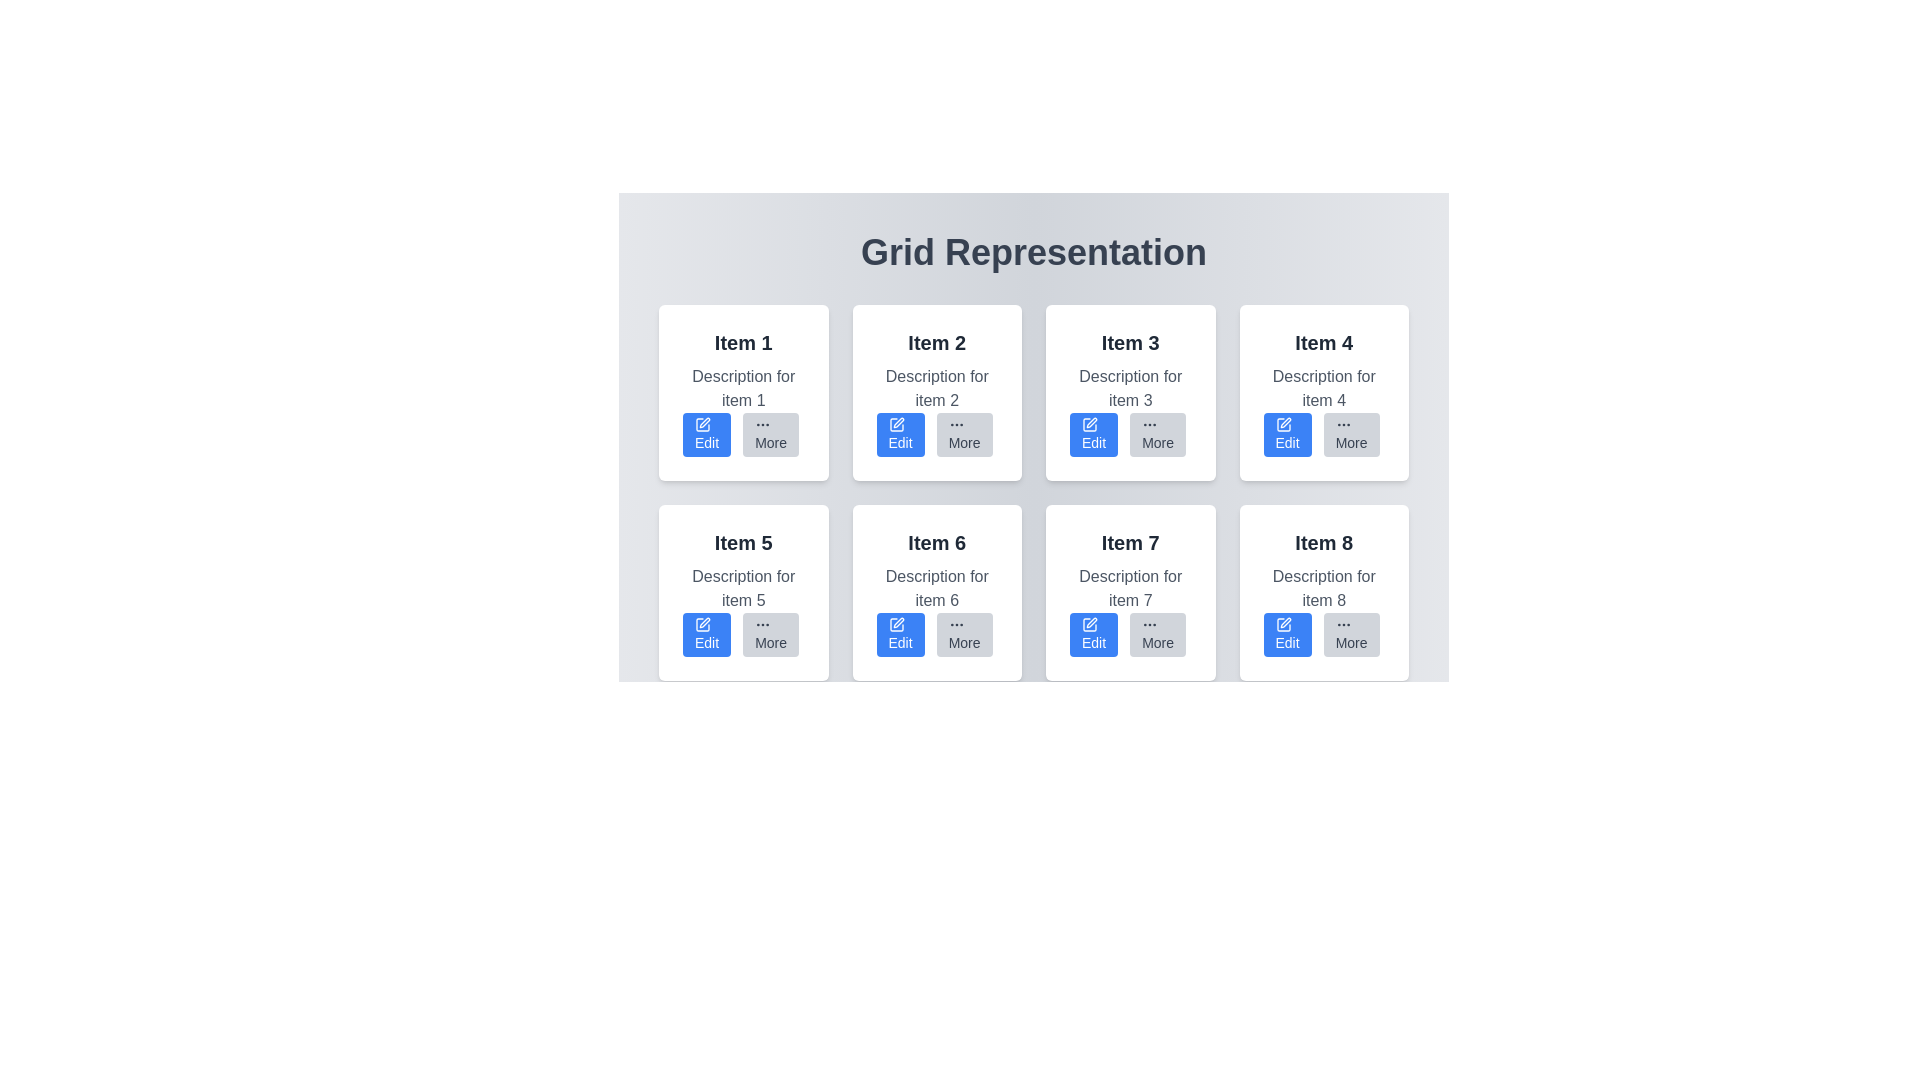 Image resolution: width=1920 pixels, height=1080 pixels. Describe the element at coordinates (705, 622) in the screenshot. I see `the pen icon within the 'Edit' button under 'Item 5' in the grid layout` at that location.